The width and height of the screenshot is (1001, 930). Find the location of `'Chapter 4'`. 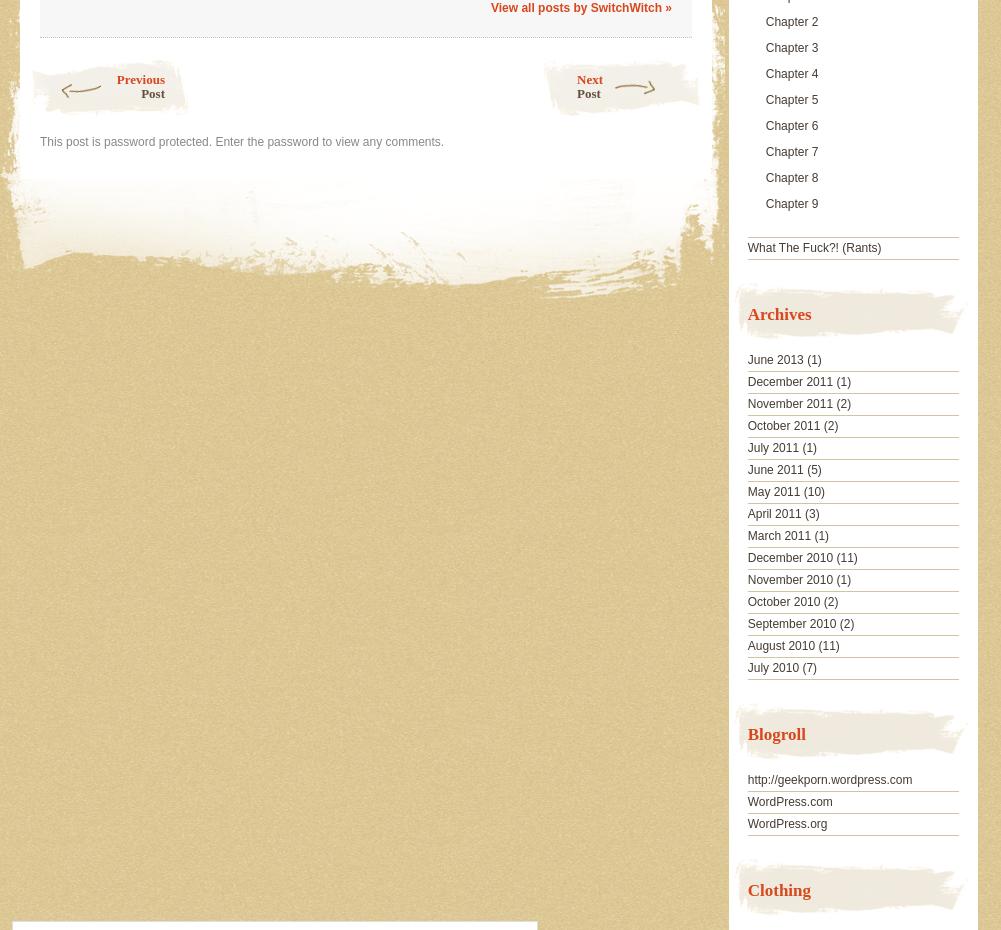

'Chapter 4' is located at coordinates (790, 73).